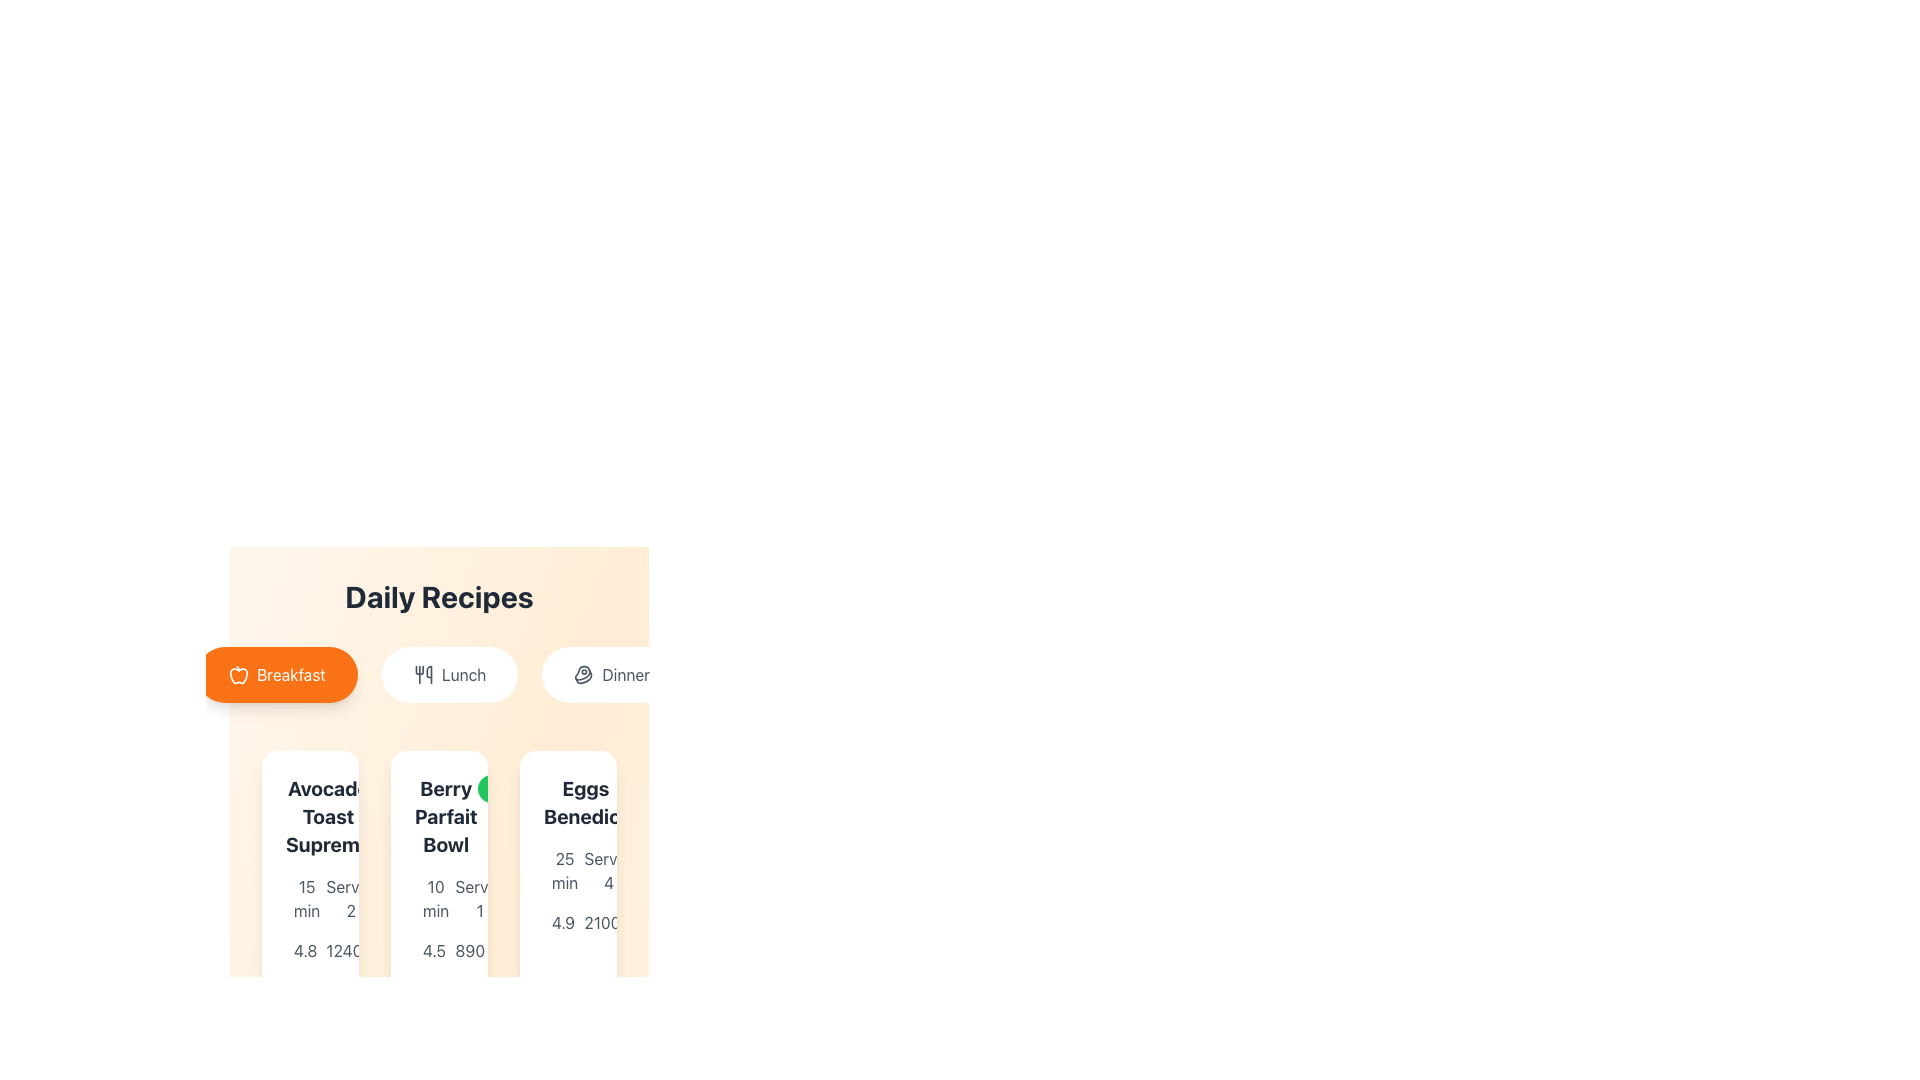 This screenshot has height=1080, width=1920. Describe the element at coordinates (608, 870) in the screenshot. I see `the Text Label indicating the serving size of the dish in the third card titled 'Eggs Benedict' under the 'Daily Recipes' section` at that location.